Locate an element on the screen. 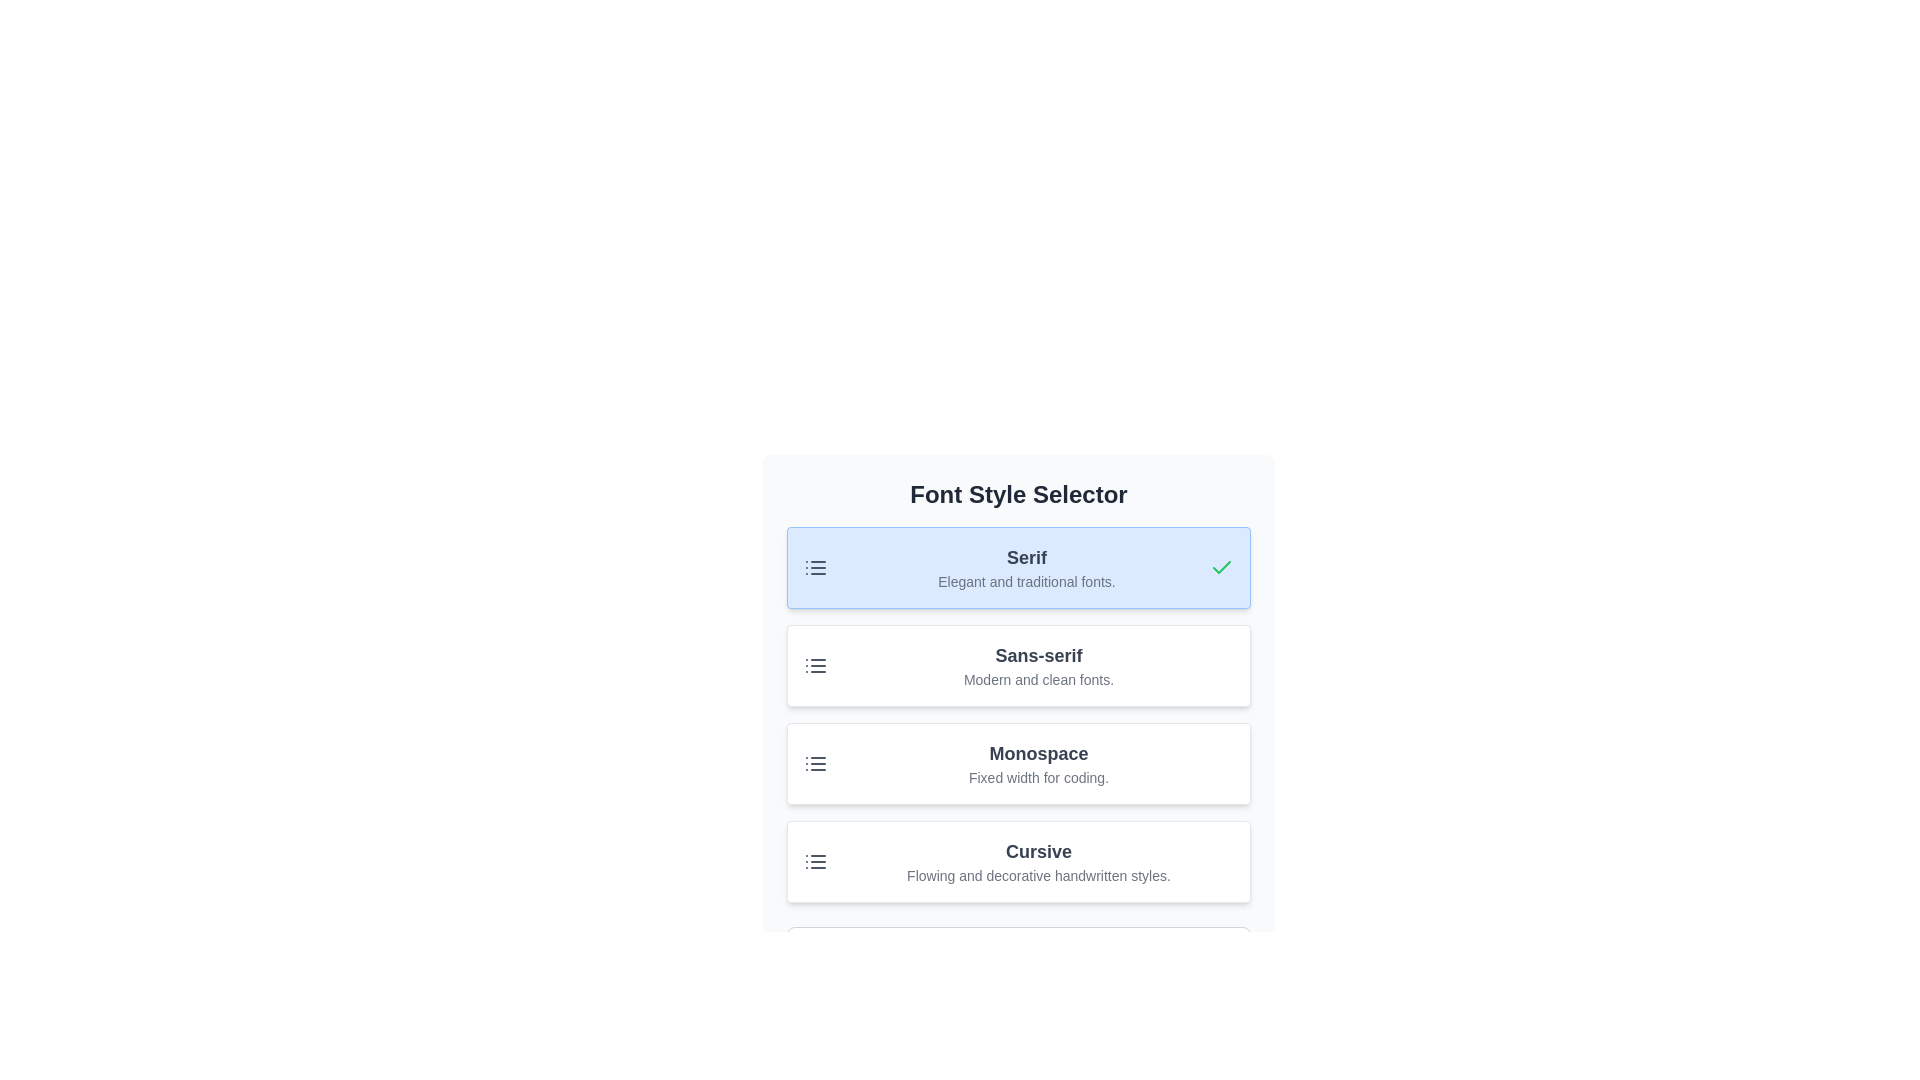 The image size is (1920, 1080). the text block displaying 'Monospace' in bold and 'Fixed width for coding.' in smaller font, which is the third item in a vertically stacked list of font styles is located at coordinates (1038, 763).